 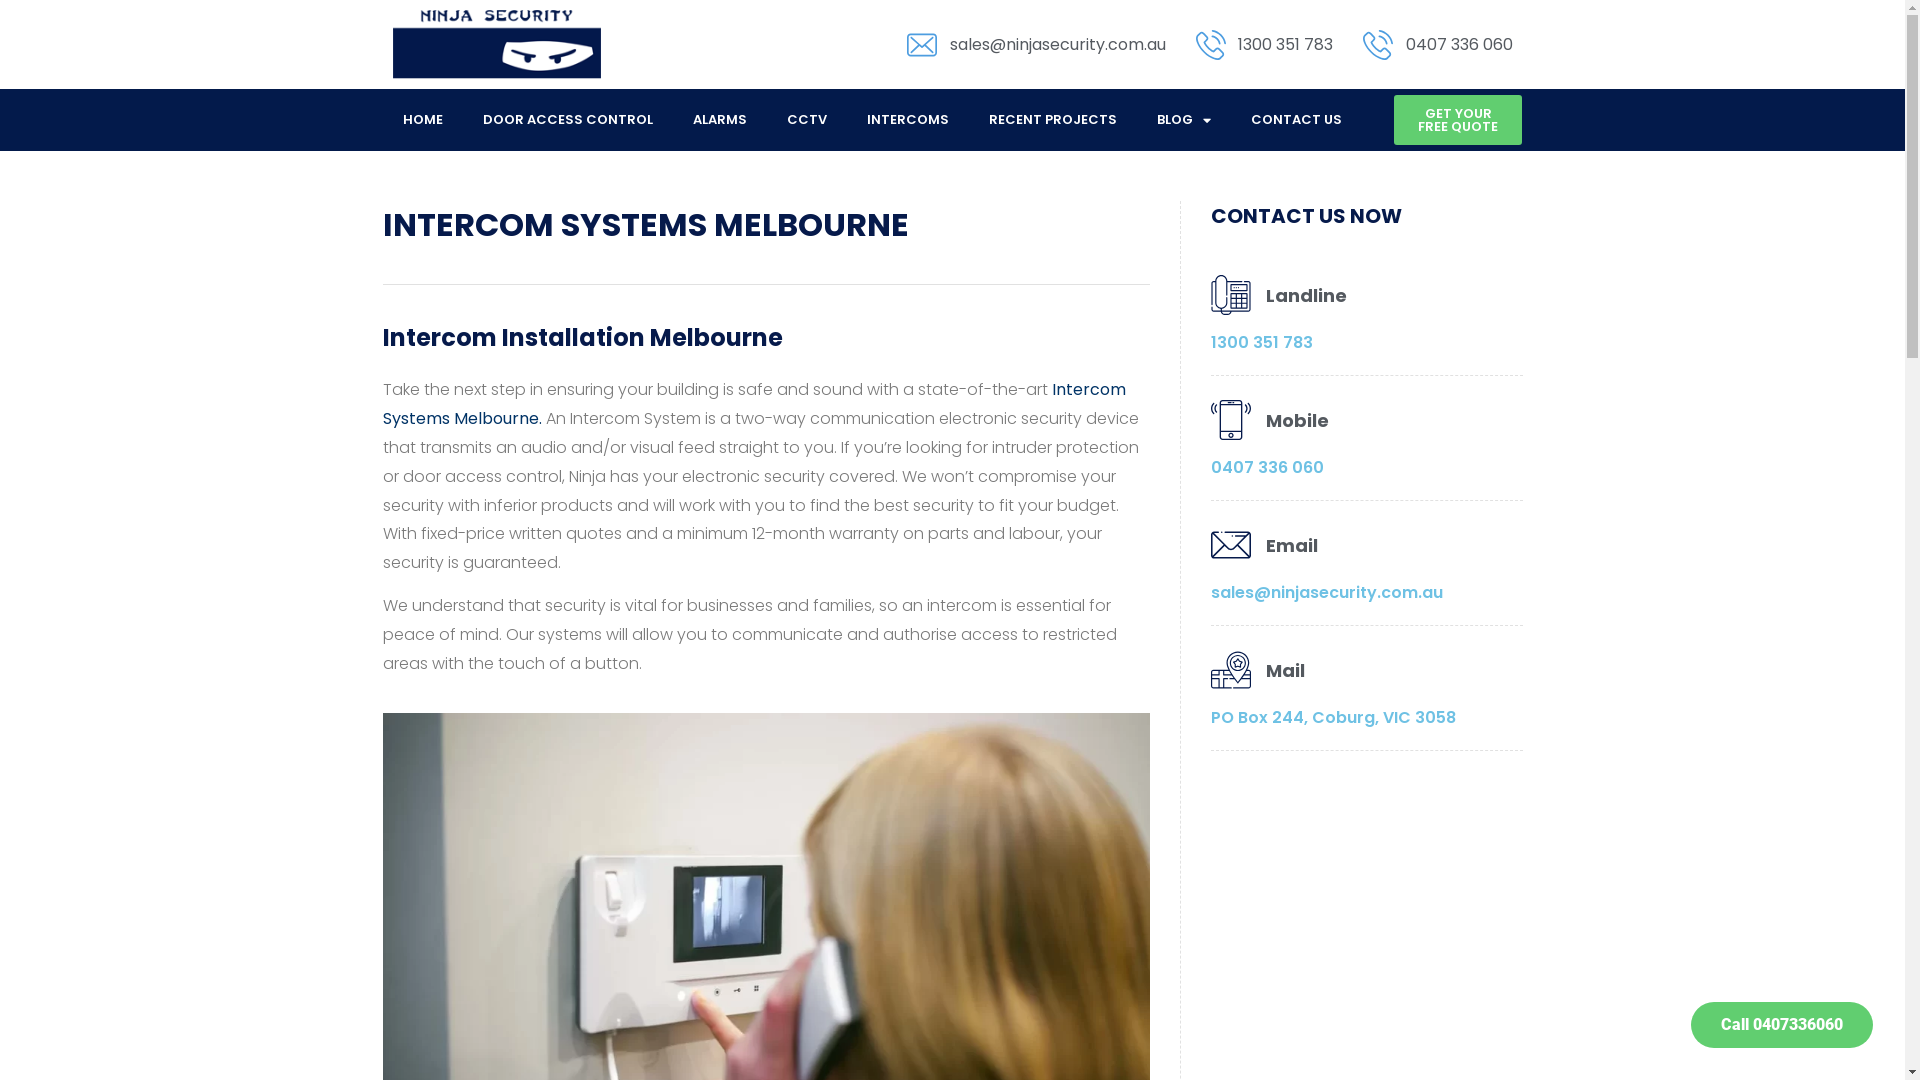 What do you see at coordinates (565, 119) in the screenshot?
I see `'DOOR ACCESS CONTROL'` at bounding box center [565, 119].